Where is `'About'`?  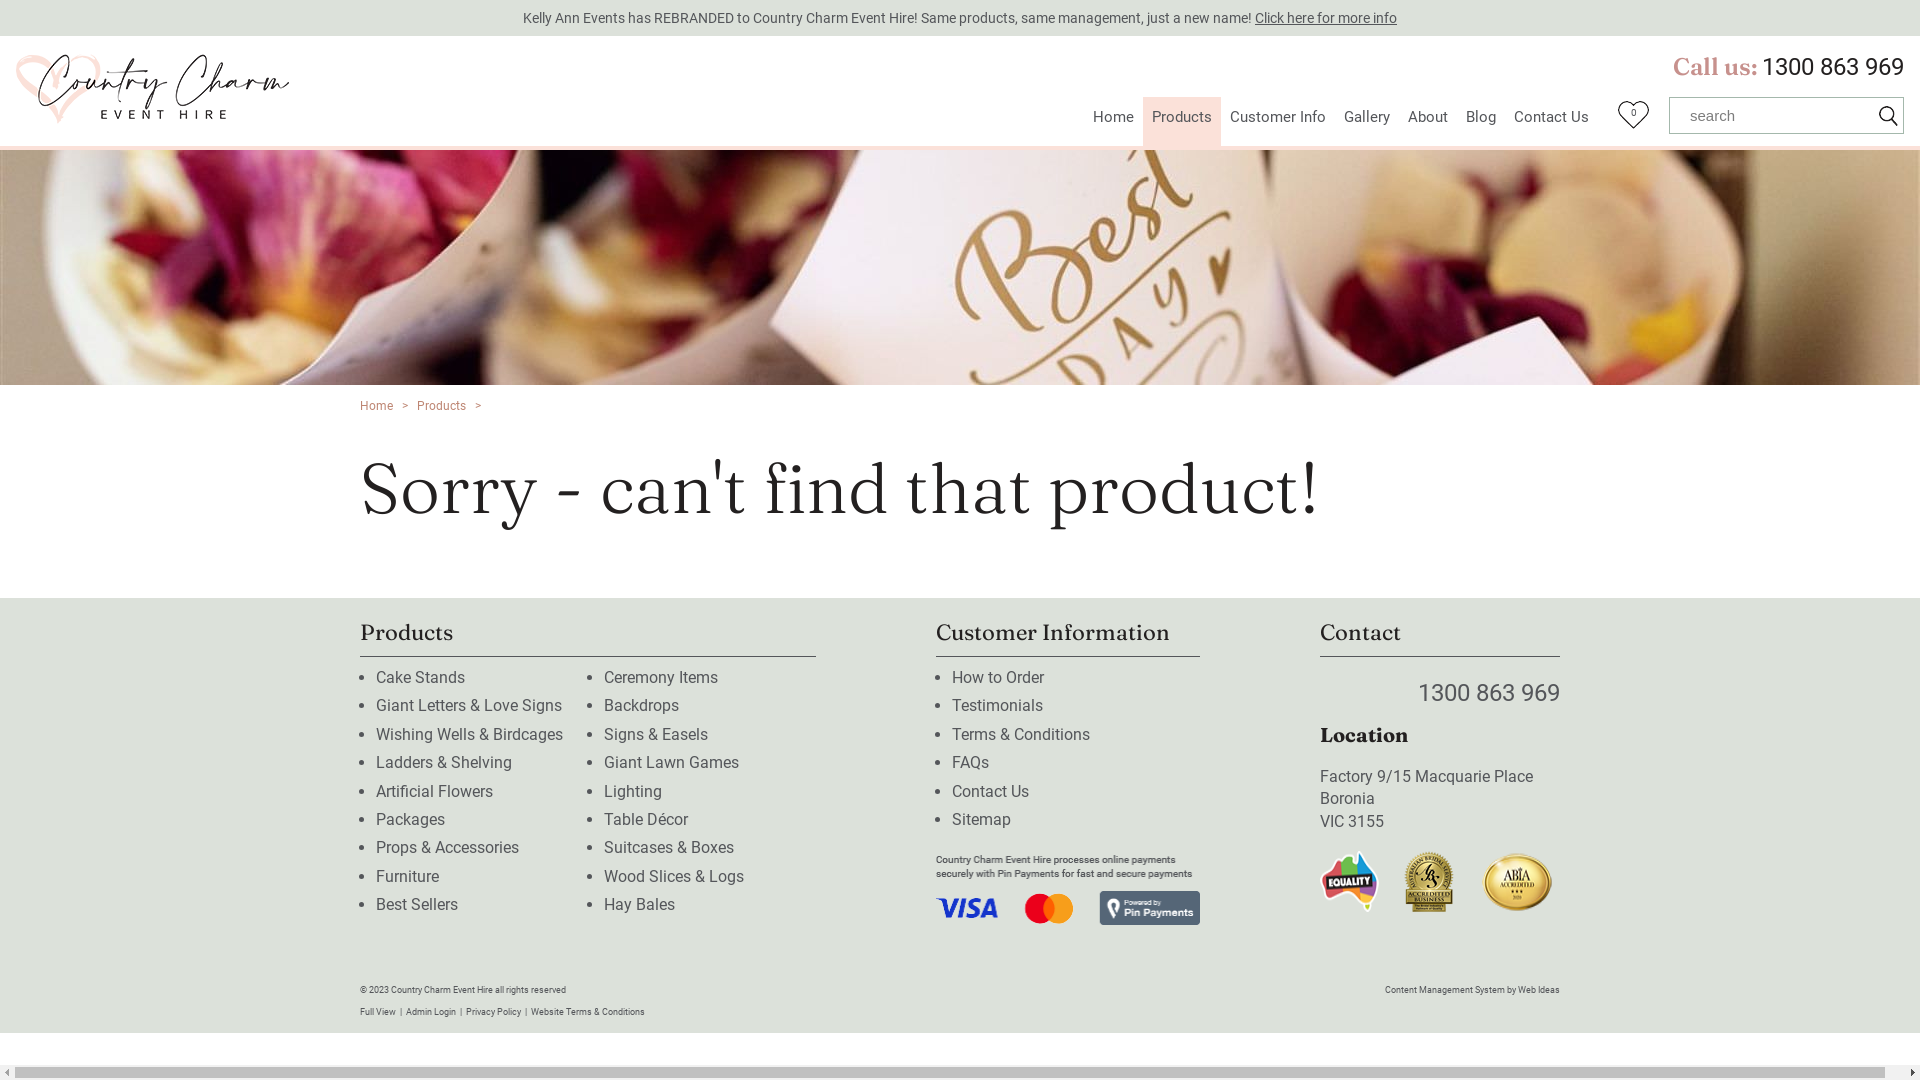
'About' is located at coordinates (1397, 121).